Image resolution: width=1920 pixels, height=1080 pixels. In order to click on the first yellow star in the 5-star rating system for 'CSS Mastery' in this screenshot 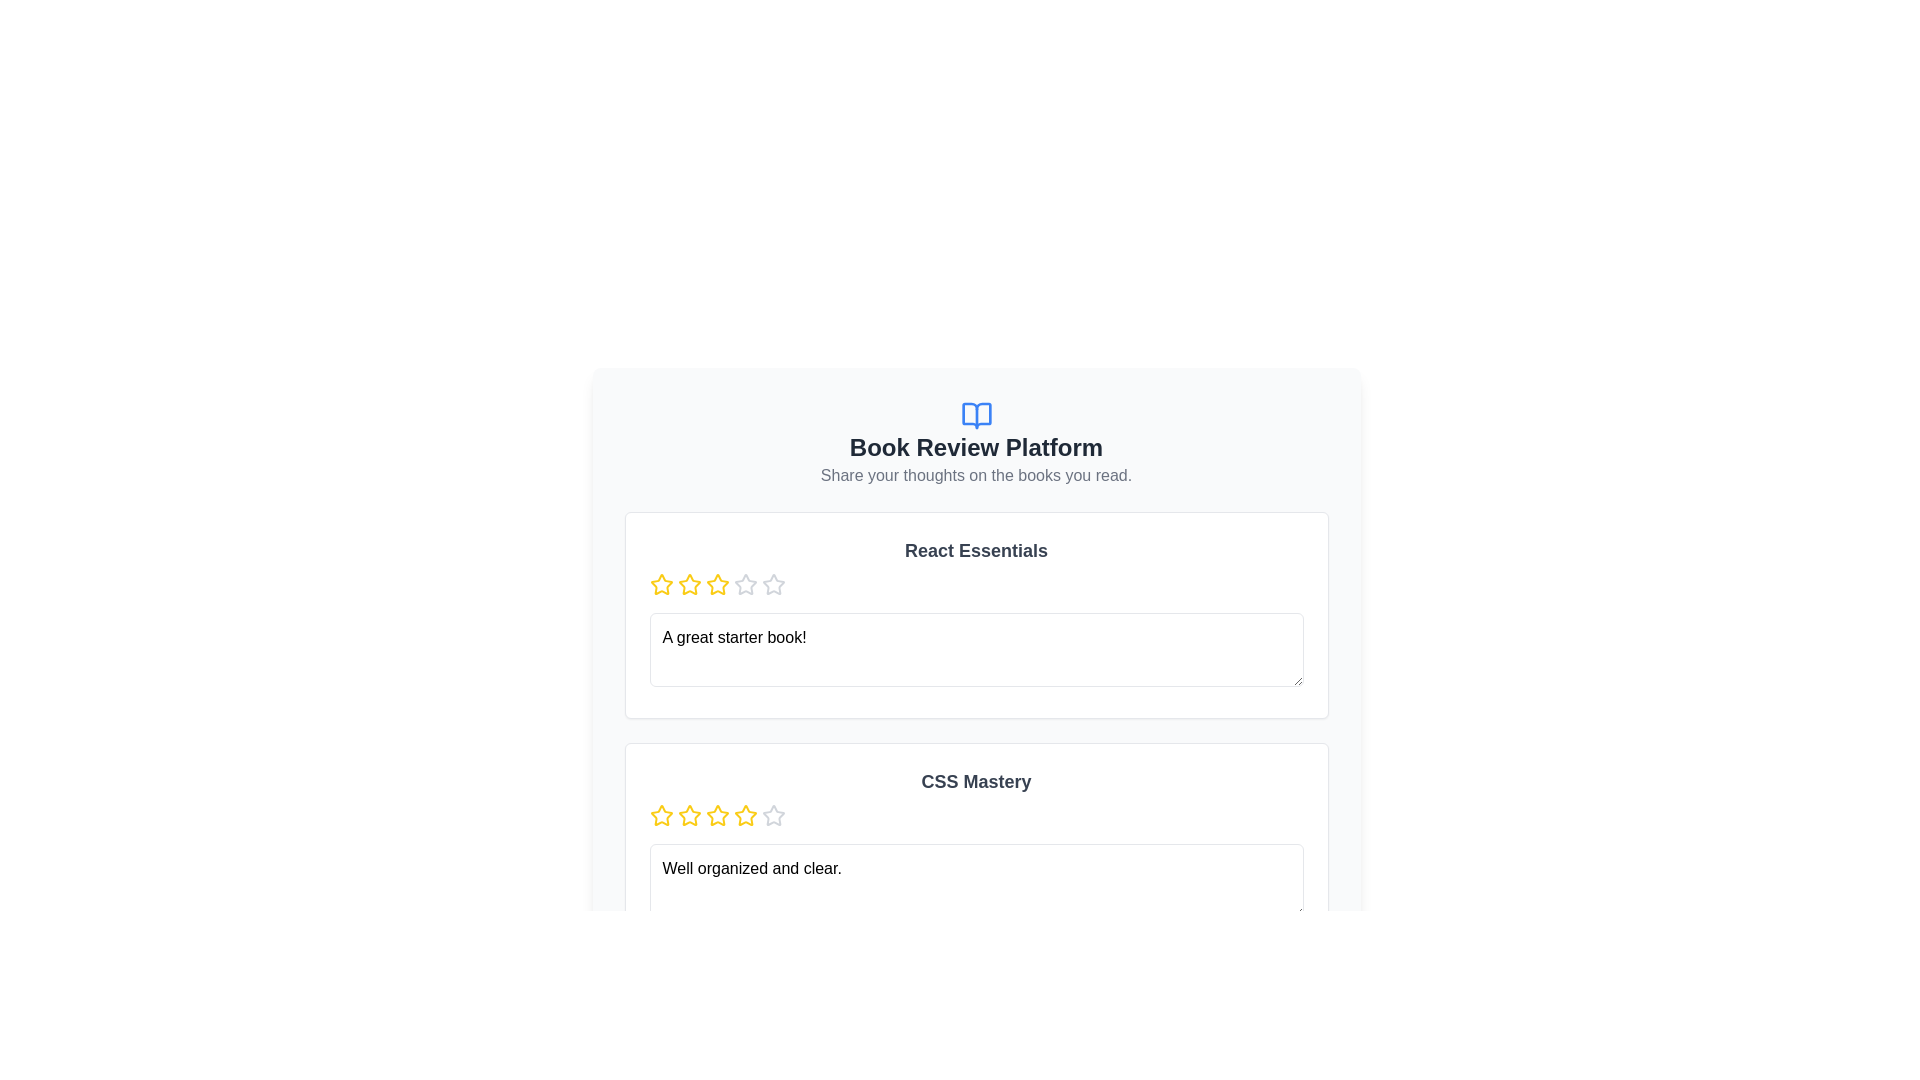, I will do `click(661, 816)`.